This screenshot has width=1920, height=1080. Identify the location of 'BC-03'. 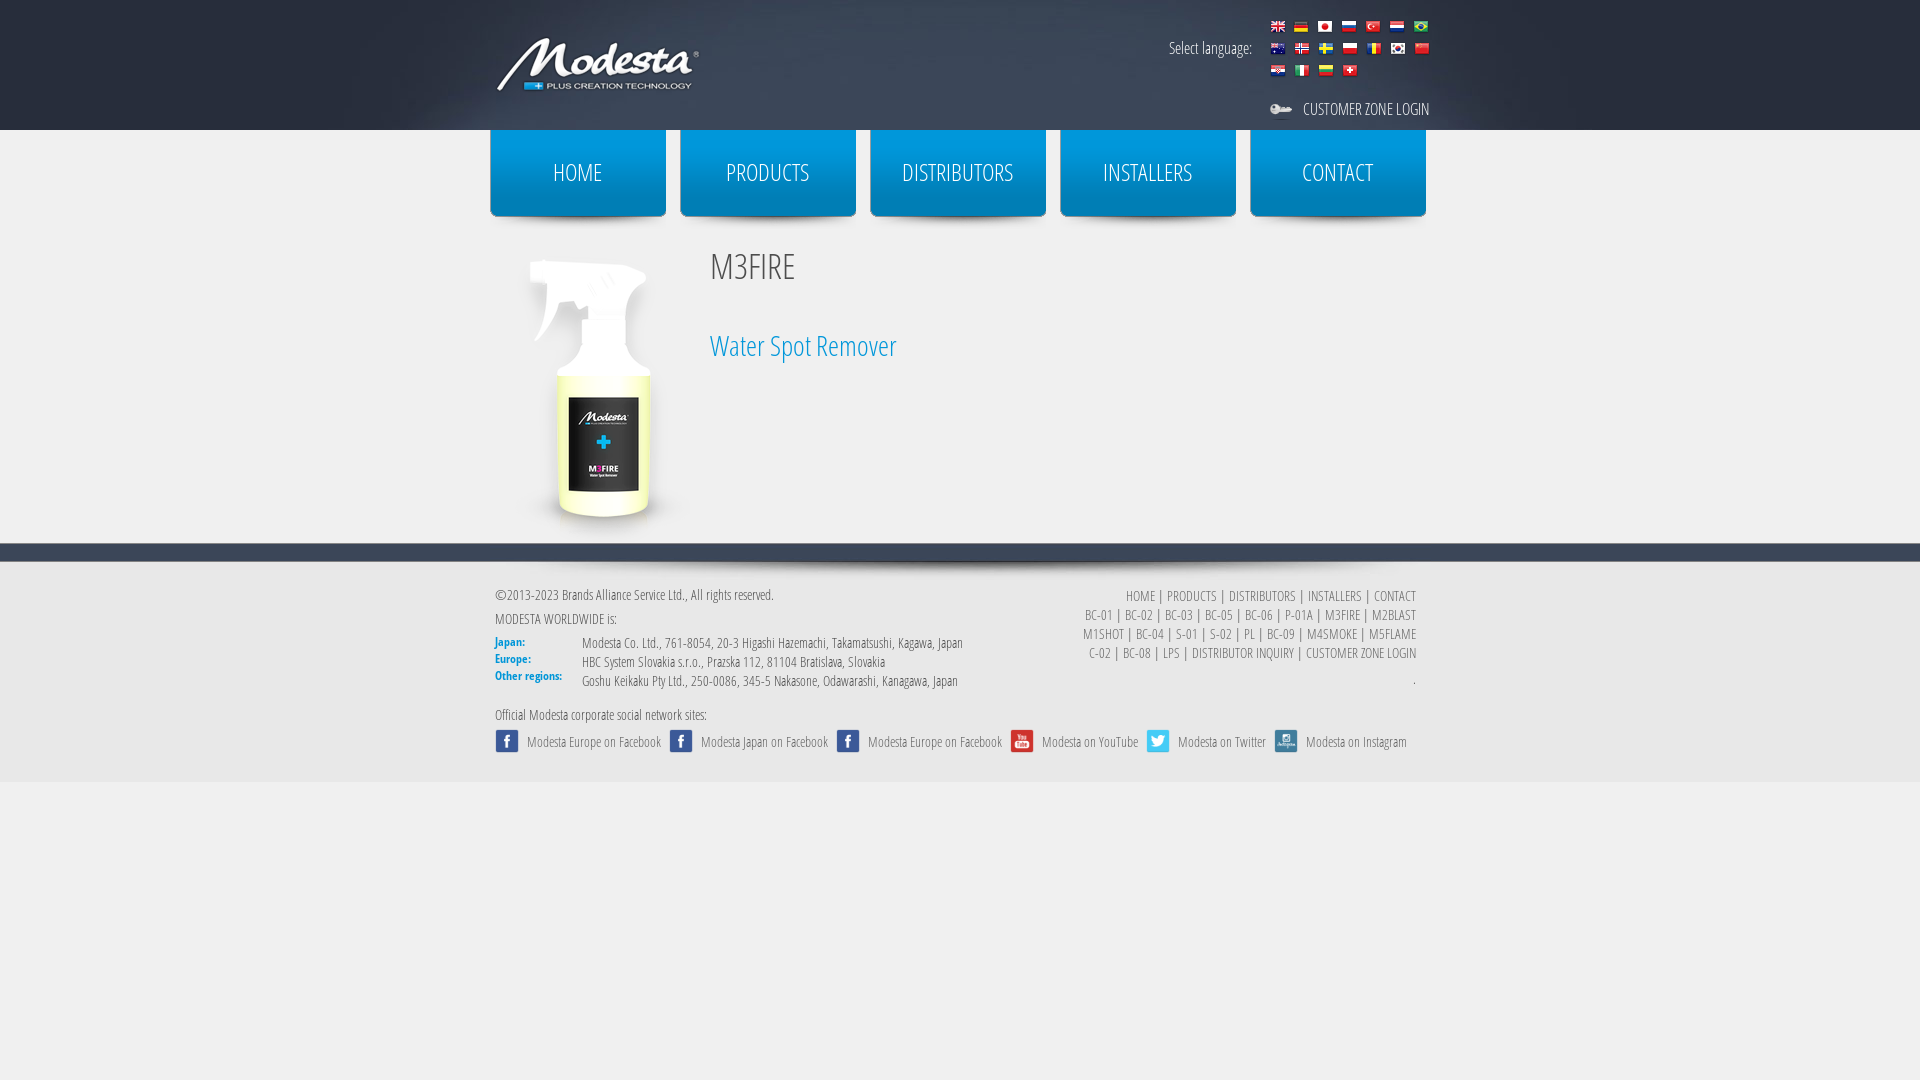
(1179, 613).